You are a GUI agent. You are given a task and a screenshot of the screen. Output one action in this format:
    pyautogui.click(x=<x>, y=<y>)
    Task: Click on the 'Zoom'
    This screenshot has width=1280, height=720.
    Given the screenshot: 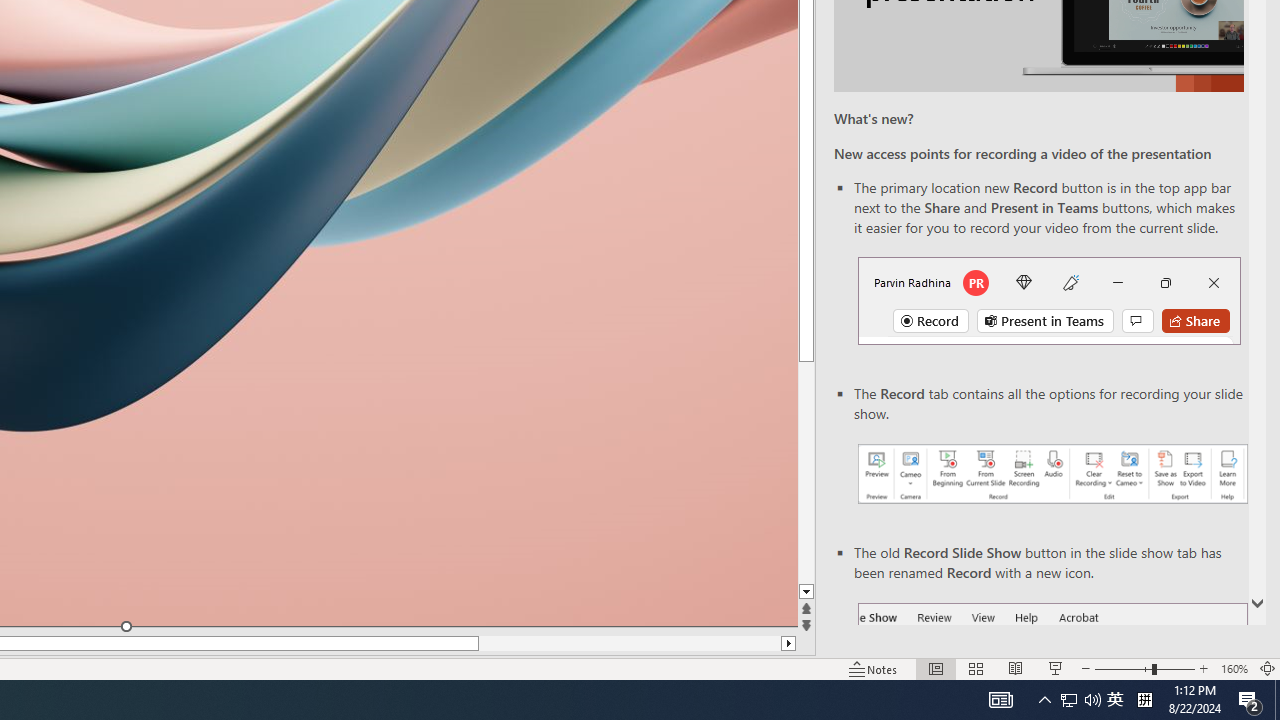 What is the action you would take?
    pyautogui.click(x=1144, y=669)
    